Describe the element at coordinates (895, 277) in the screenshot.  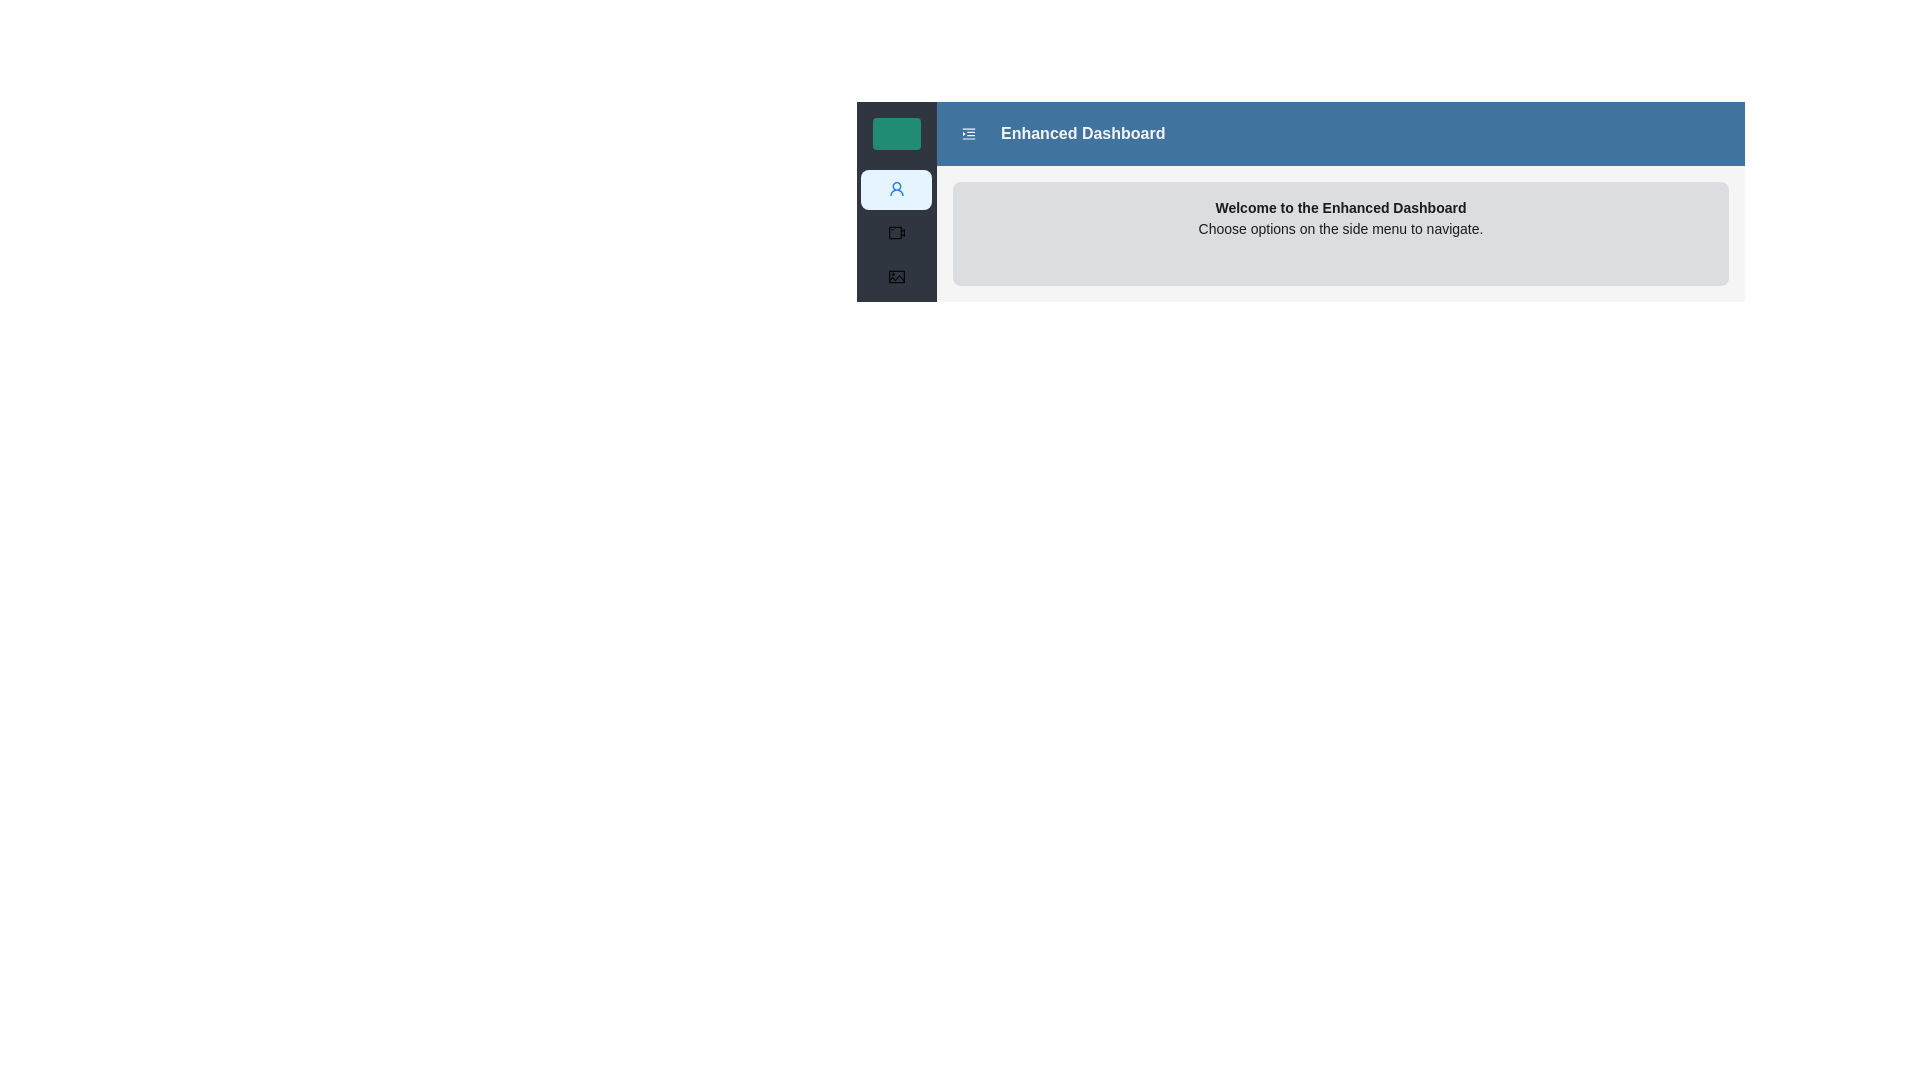
I see `the 'Gallery' button, which is the third item in the vertical menu bar on the left, featuring a black background and a picture frame icon` at that location.